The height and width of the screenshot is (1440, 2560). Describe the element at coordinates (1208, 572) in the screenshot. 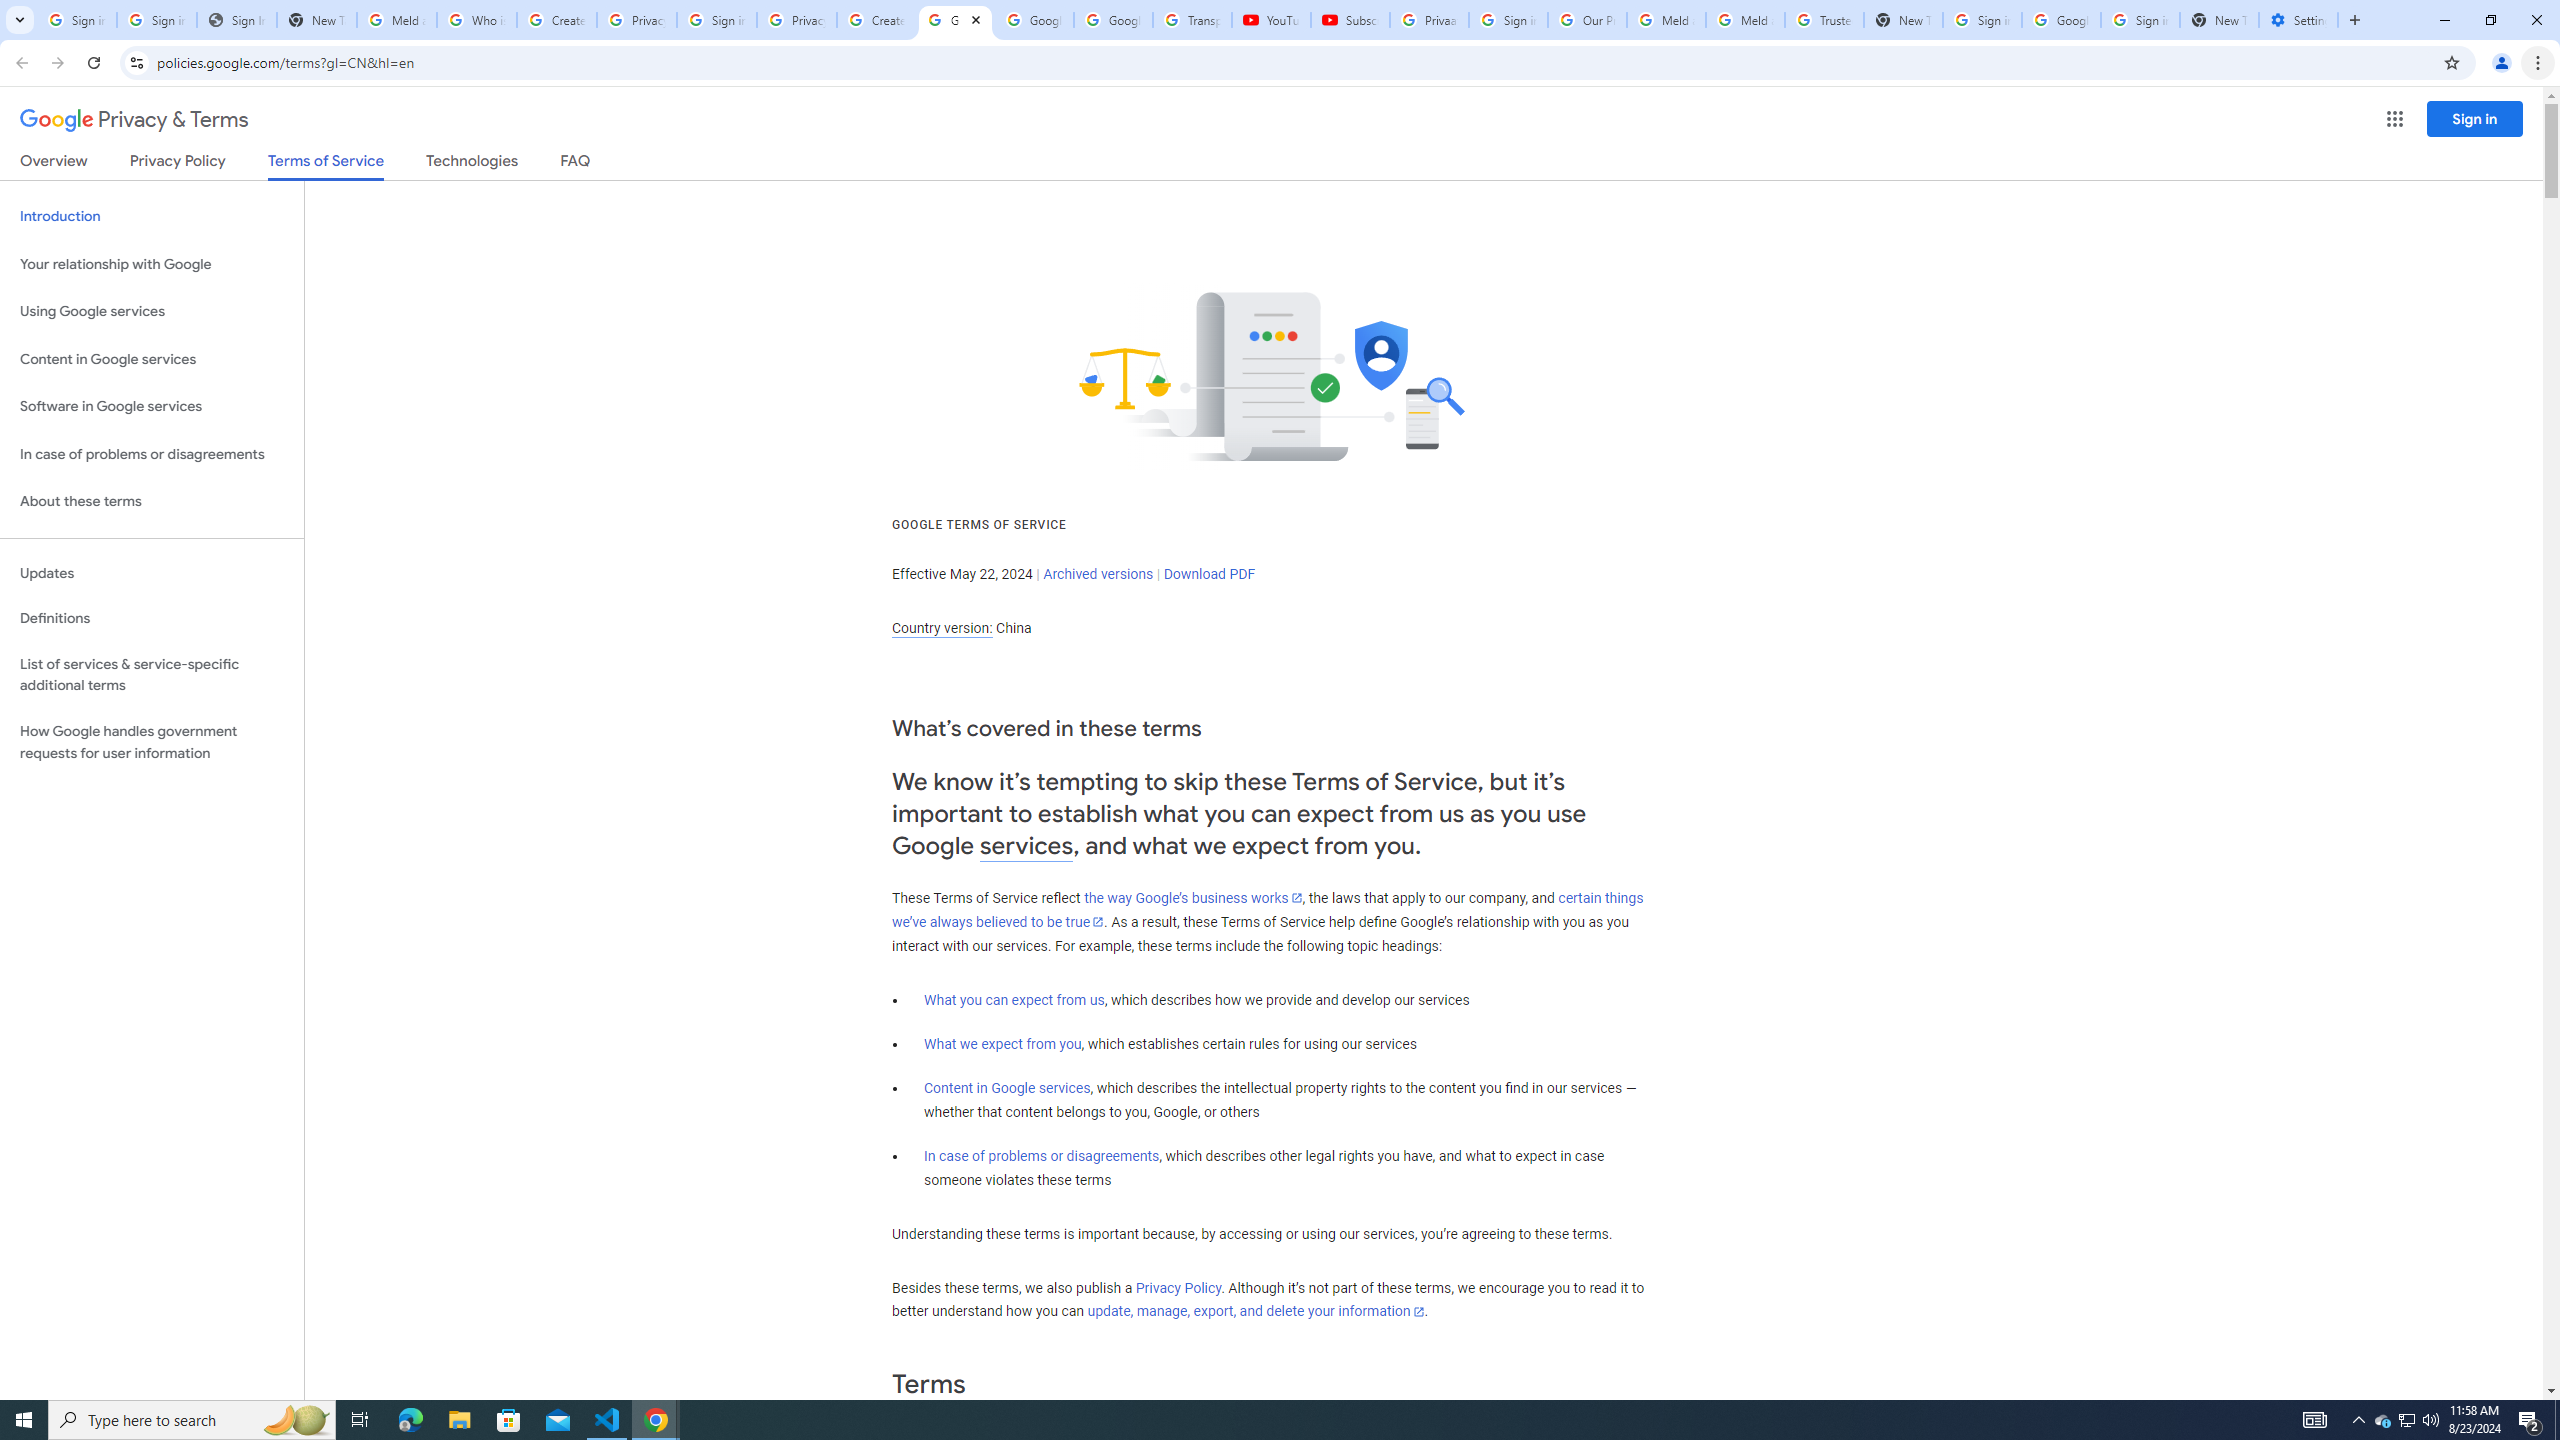

I see `'Download PDF'` at that location.